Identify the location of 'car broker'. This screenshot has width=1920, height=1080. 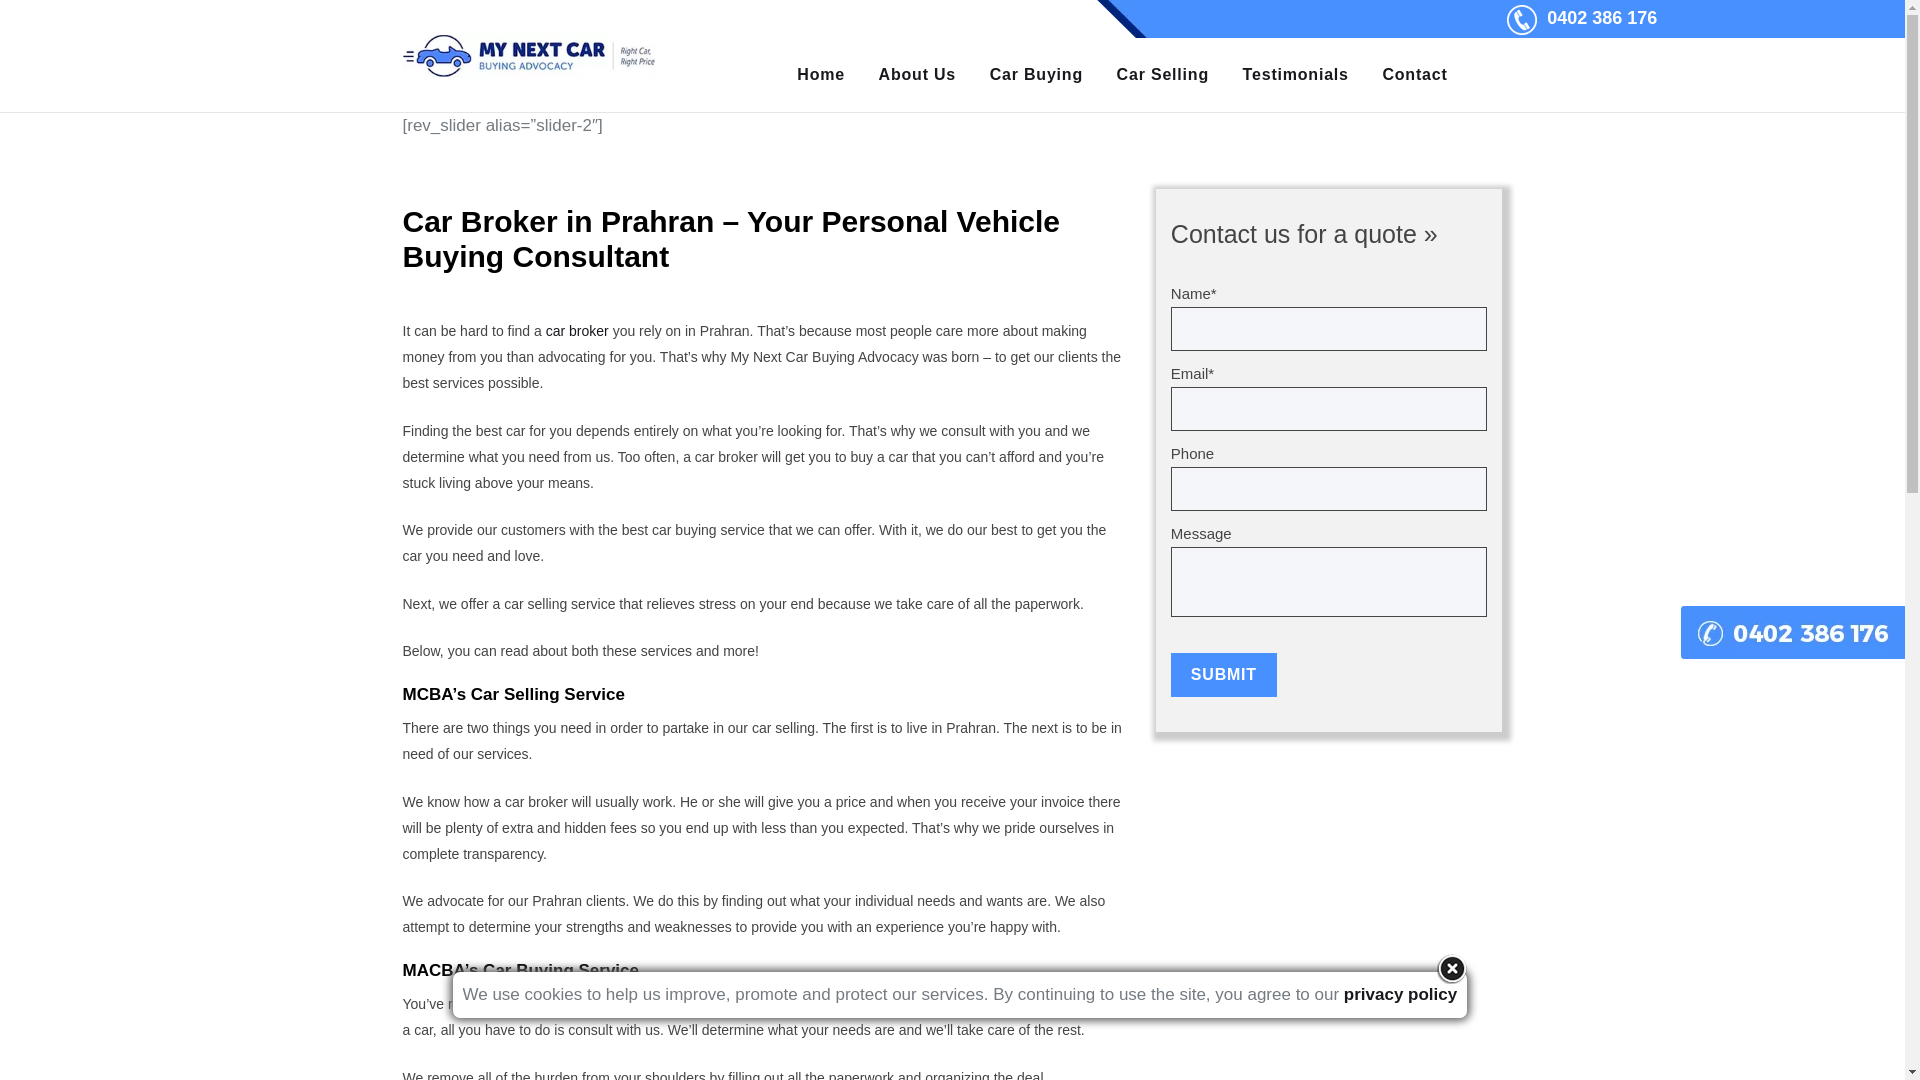
(546, 330).